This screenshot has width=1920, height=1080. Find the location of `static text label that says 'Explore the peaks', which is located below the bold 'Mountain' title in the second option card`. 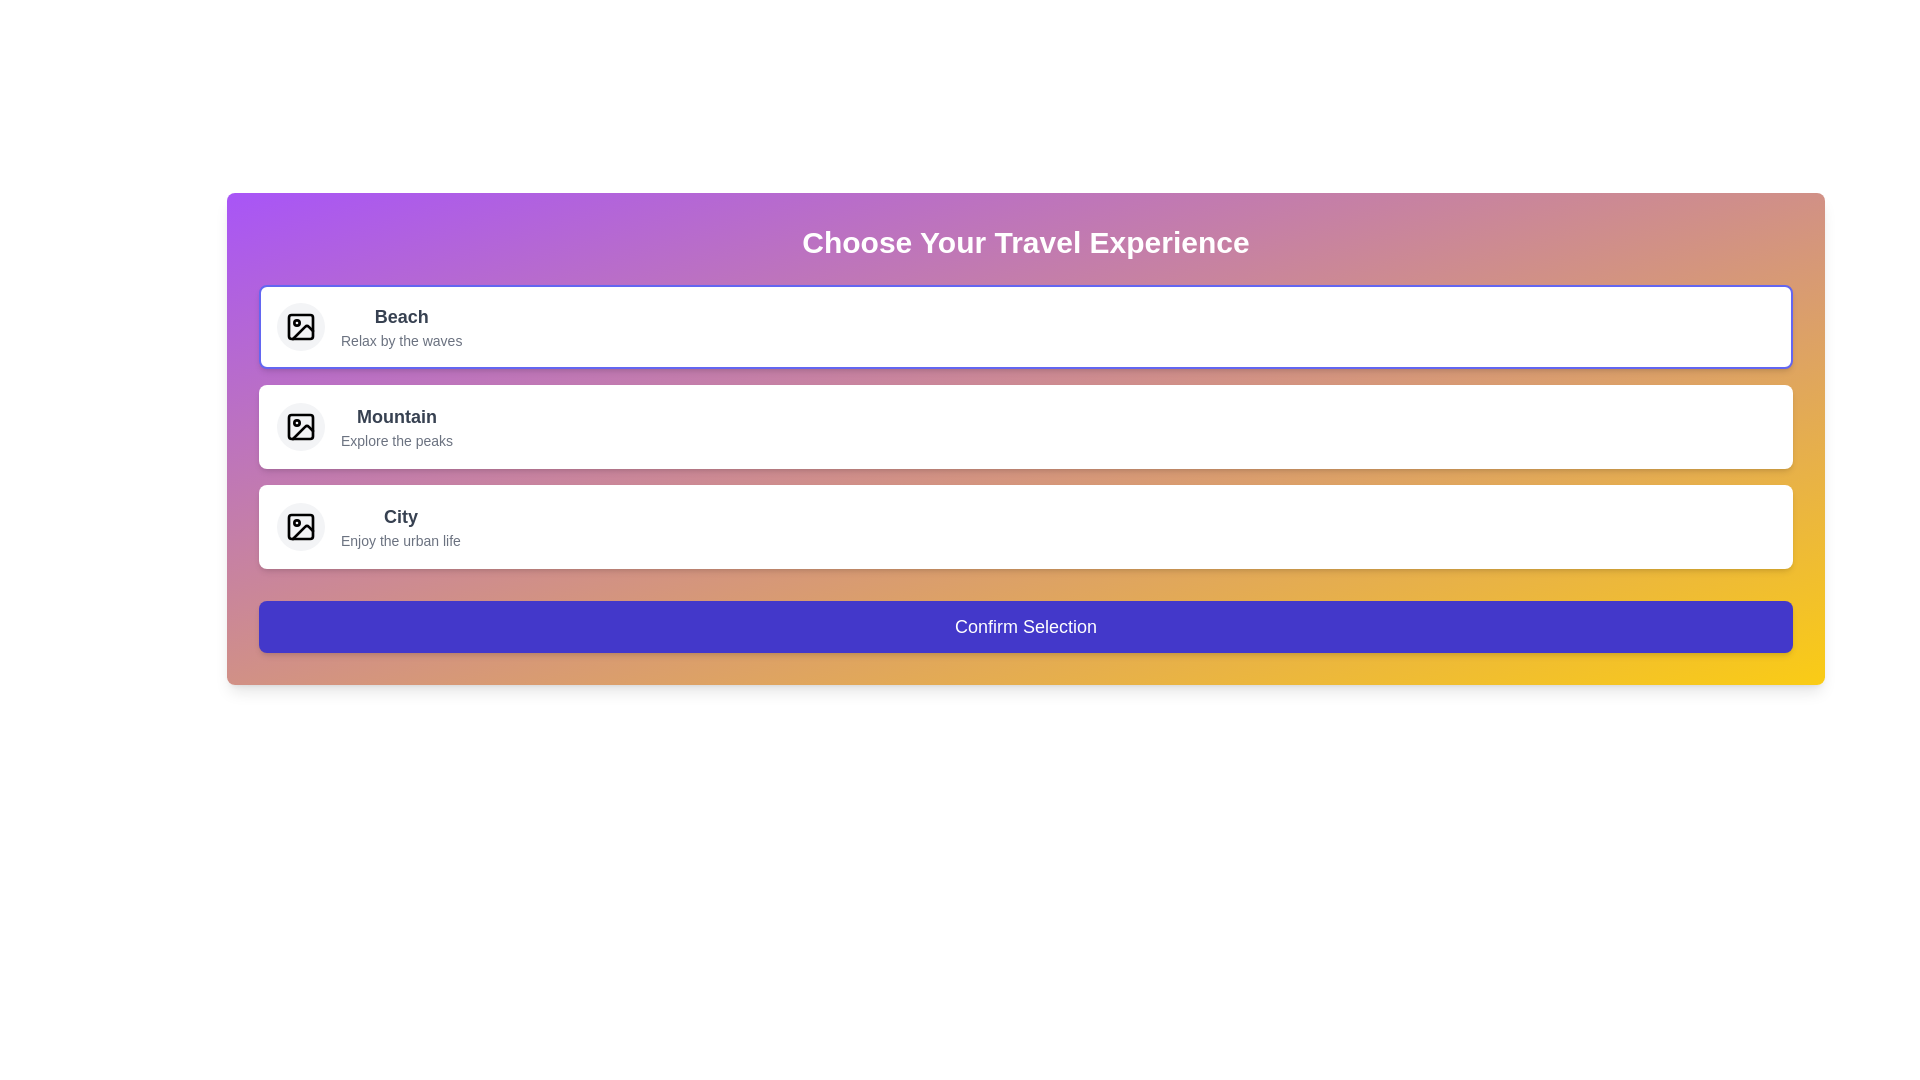

static text label that says 'Explore the peaks', which is located below the bold 'Mountain' title in the second option card is located at coordinates (397, 439).